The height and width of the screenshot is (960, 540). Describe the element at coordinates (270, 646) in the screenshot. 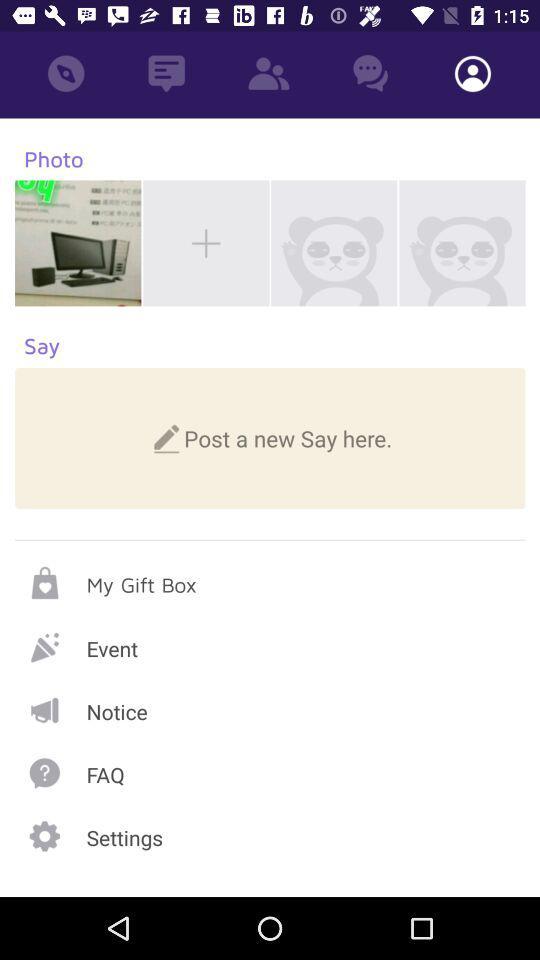

I see `choose event` at that location.